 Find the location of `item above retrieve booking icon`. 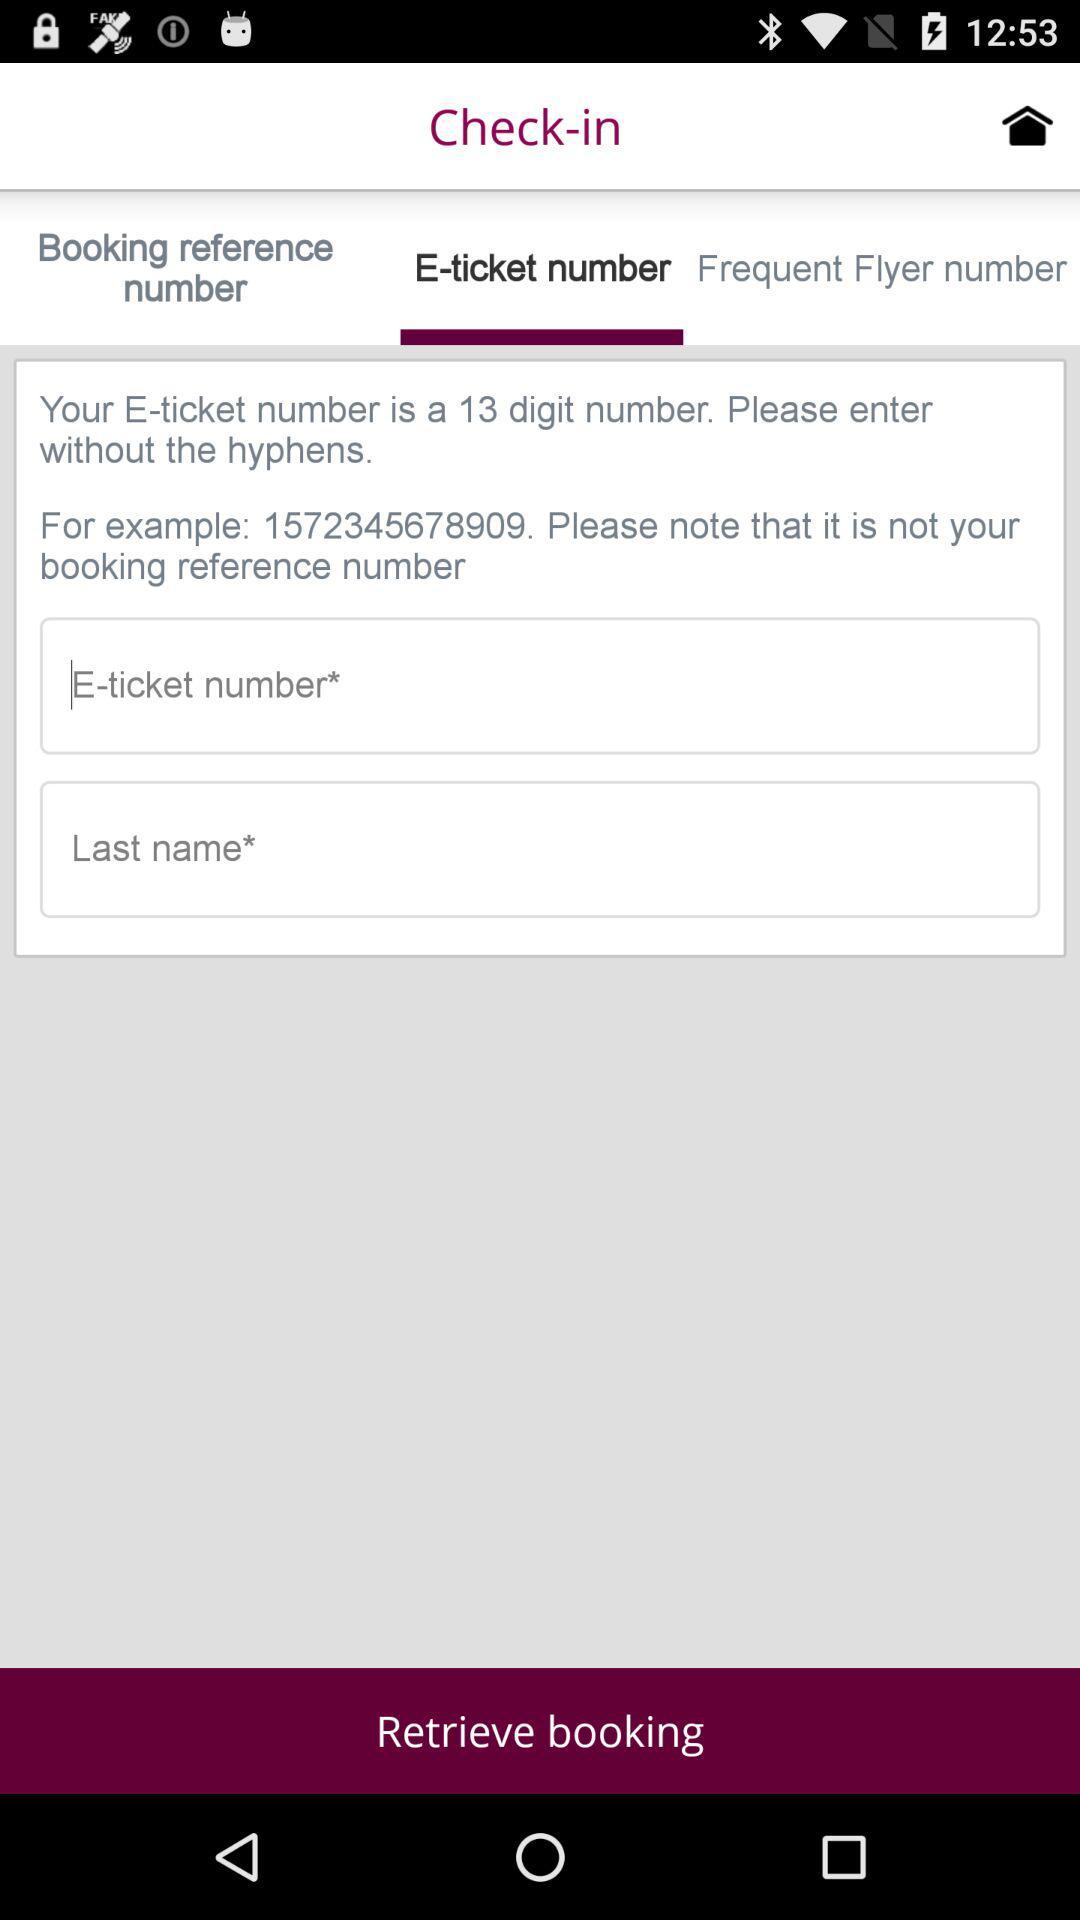

item above retrieve booking icon is located at coordinates (540, 849).